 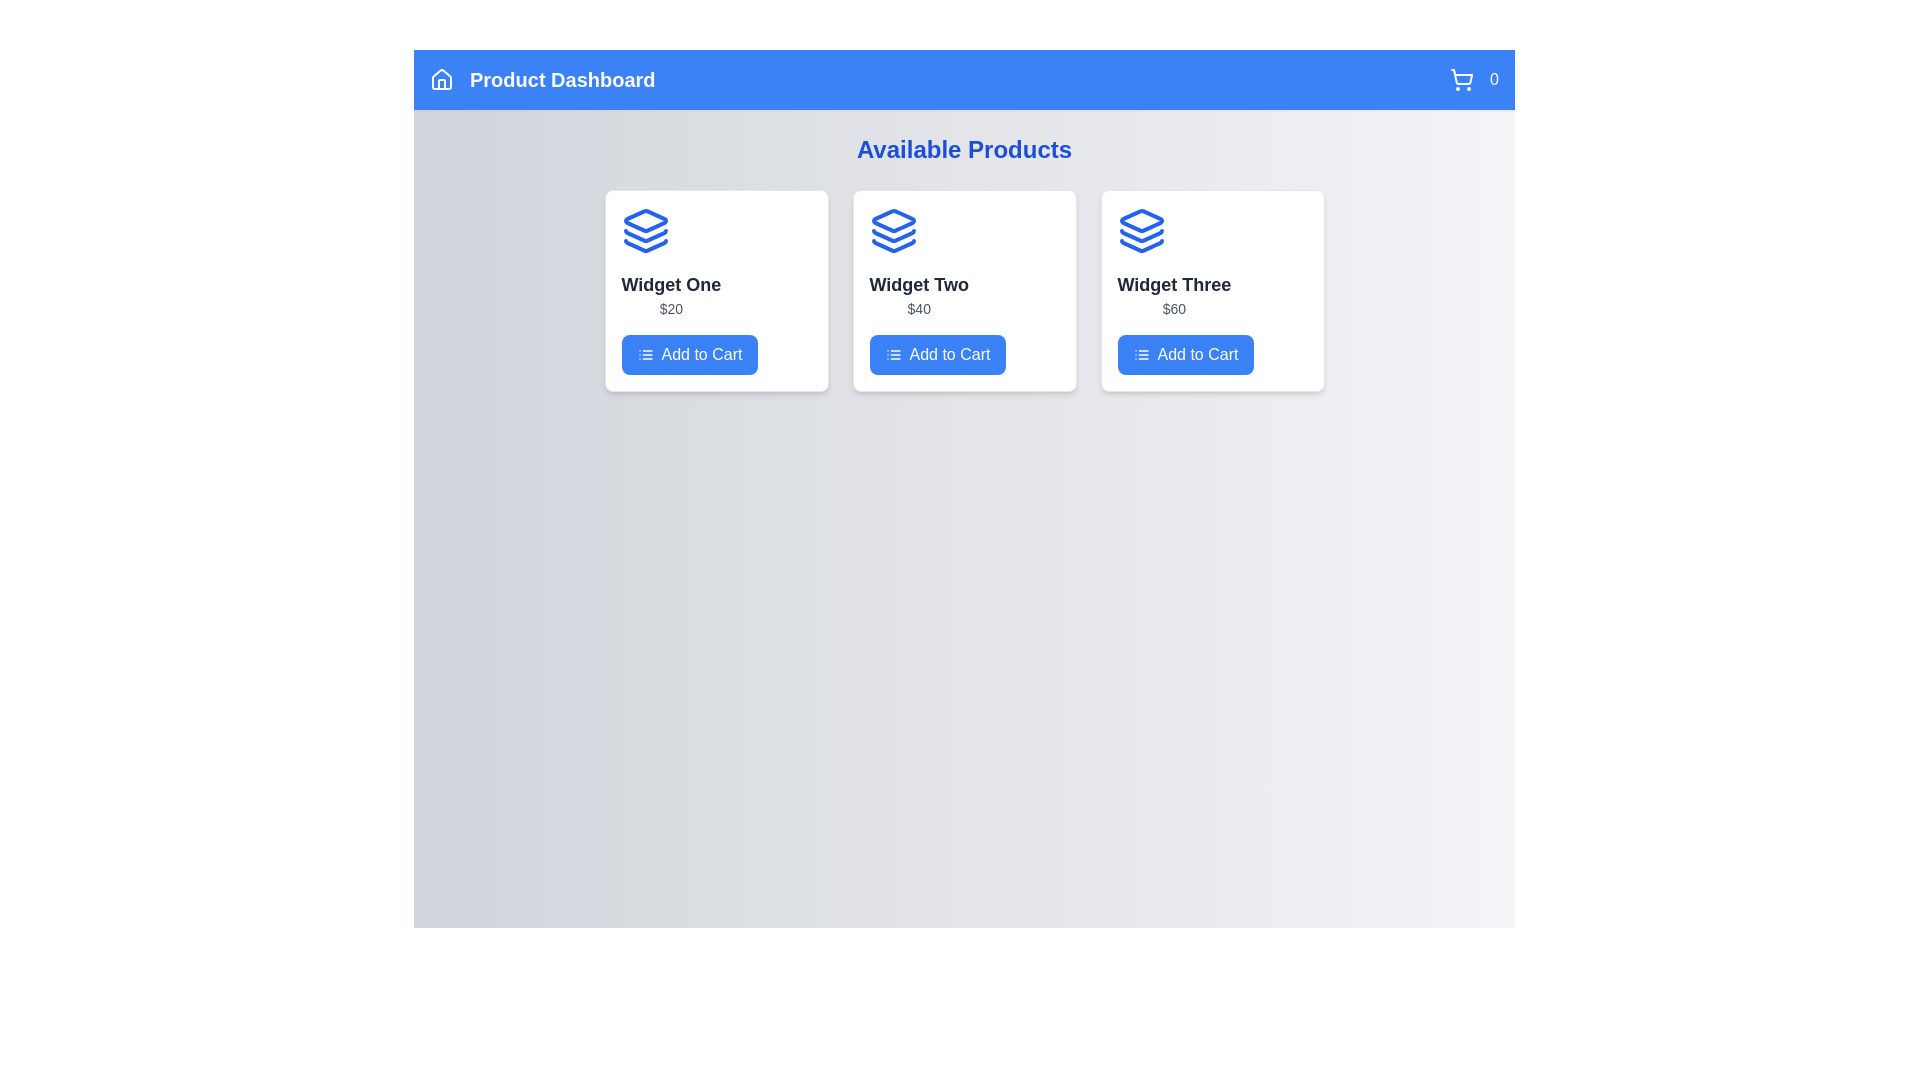 I want to click on the leftmost icon within the 'Add to Cart' button for 'Widget One' in the product dashboard, so click(x=645, y=353).